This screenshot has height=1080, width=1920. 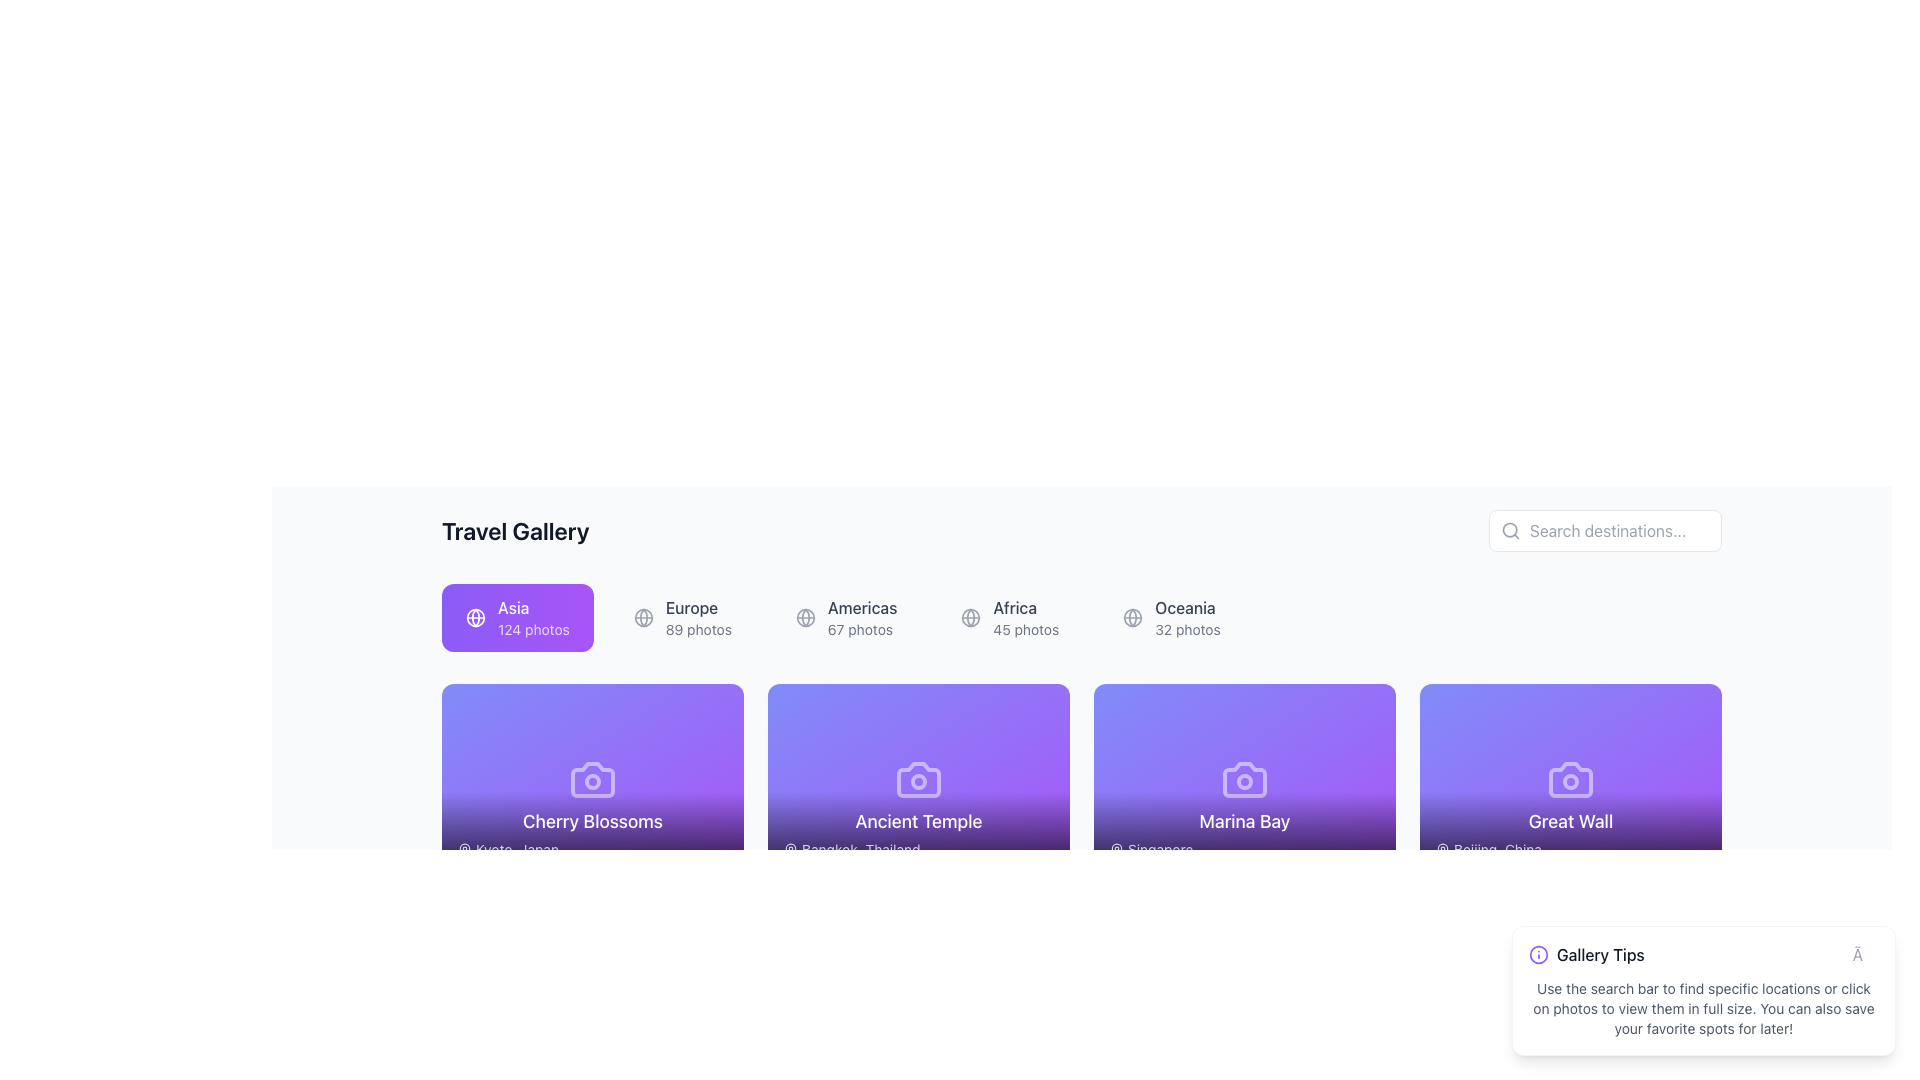 What do you see at coordinates (1600, 954) in the screenshot?
I see `text content of the 'Gallery Tips' label, which is styled with a medium-weight font and dark gray color, located in the bottom-right quadrant of the page` at bounding box center [1600, 954].